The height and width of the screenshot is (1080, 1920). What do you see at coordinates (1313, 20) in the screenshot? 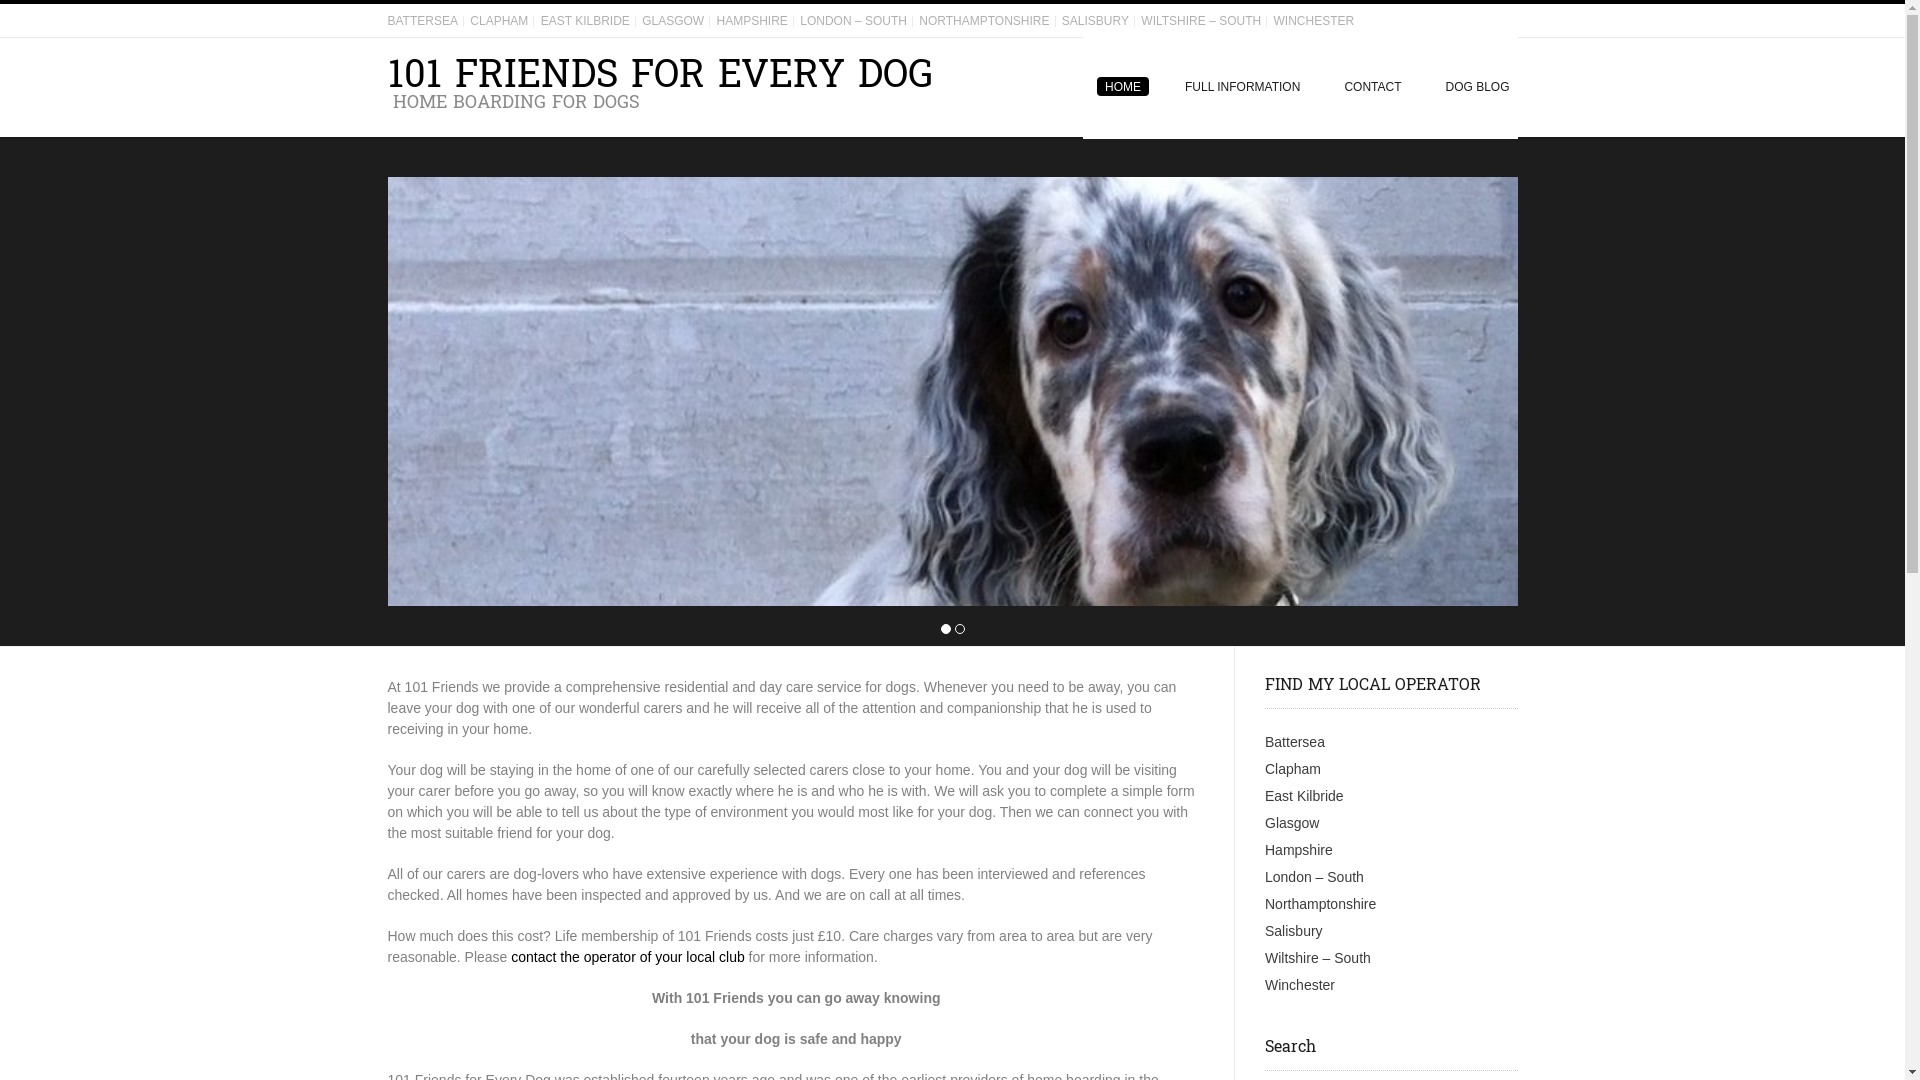
I see `'WINCHESTER'` at bounding box center [1313, 20].